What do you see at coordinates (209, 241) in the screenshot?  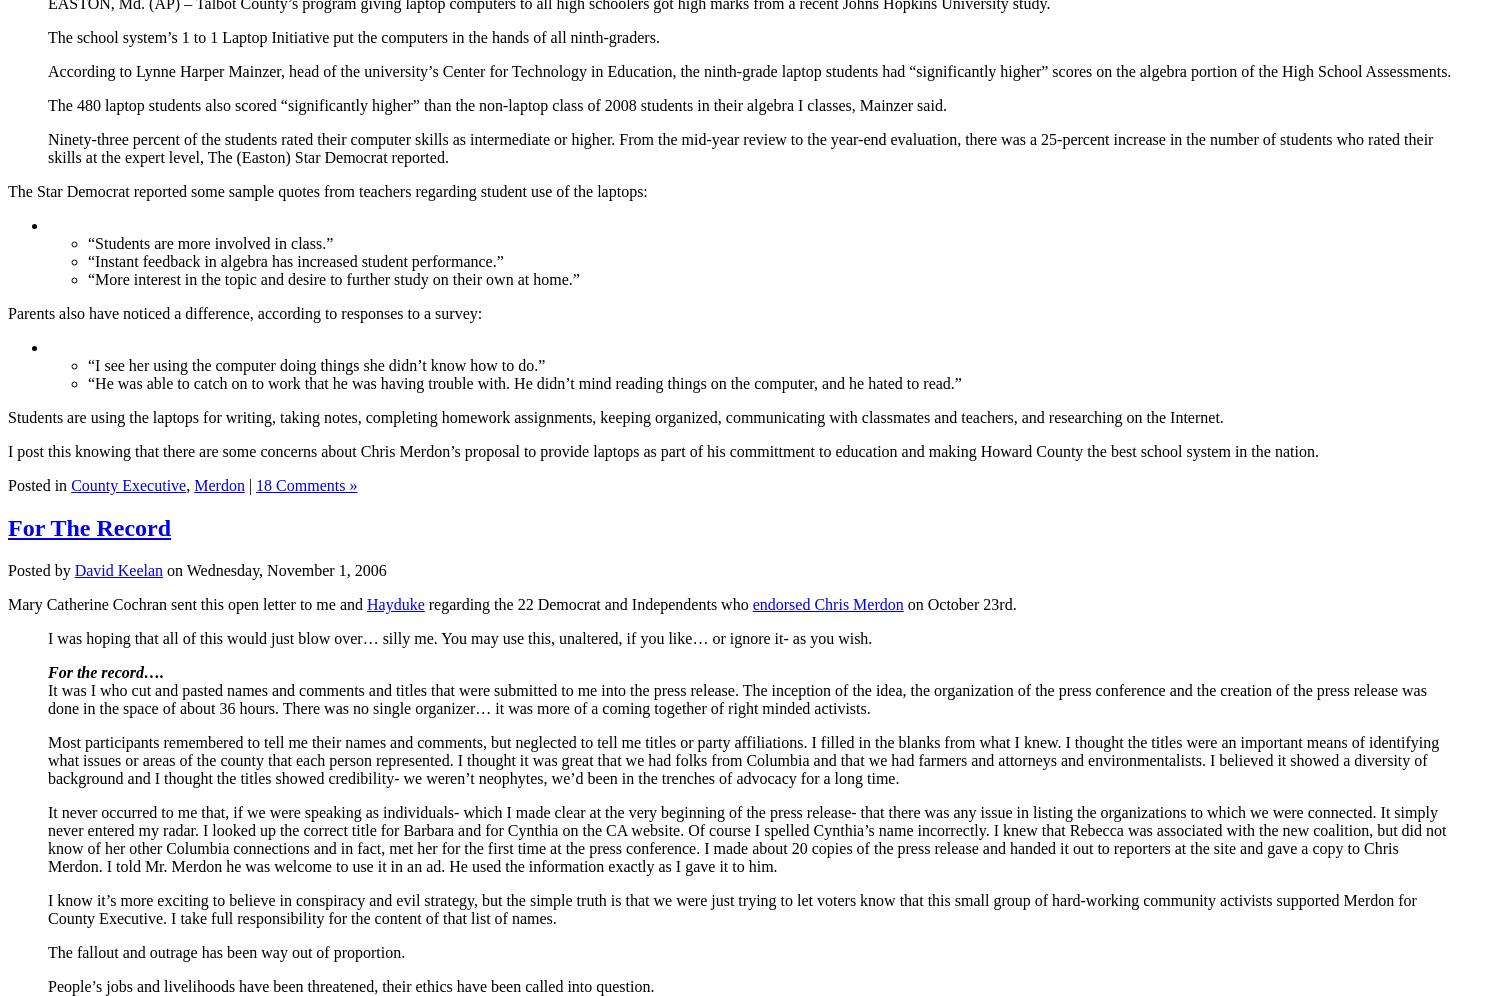 I see `'“Students are more involved in class.”'` at bounding box center [209, 241].